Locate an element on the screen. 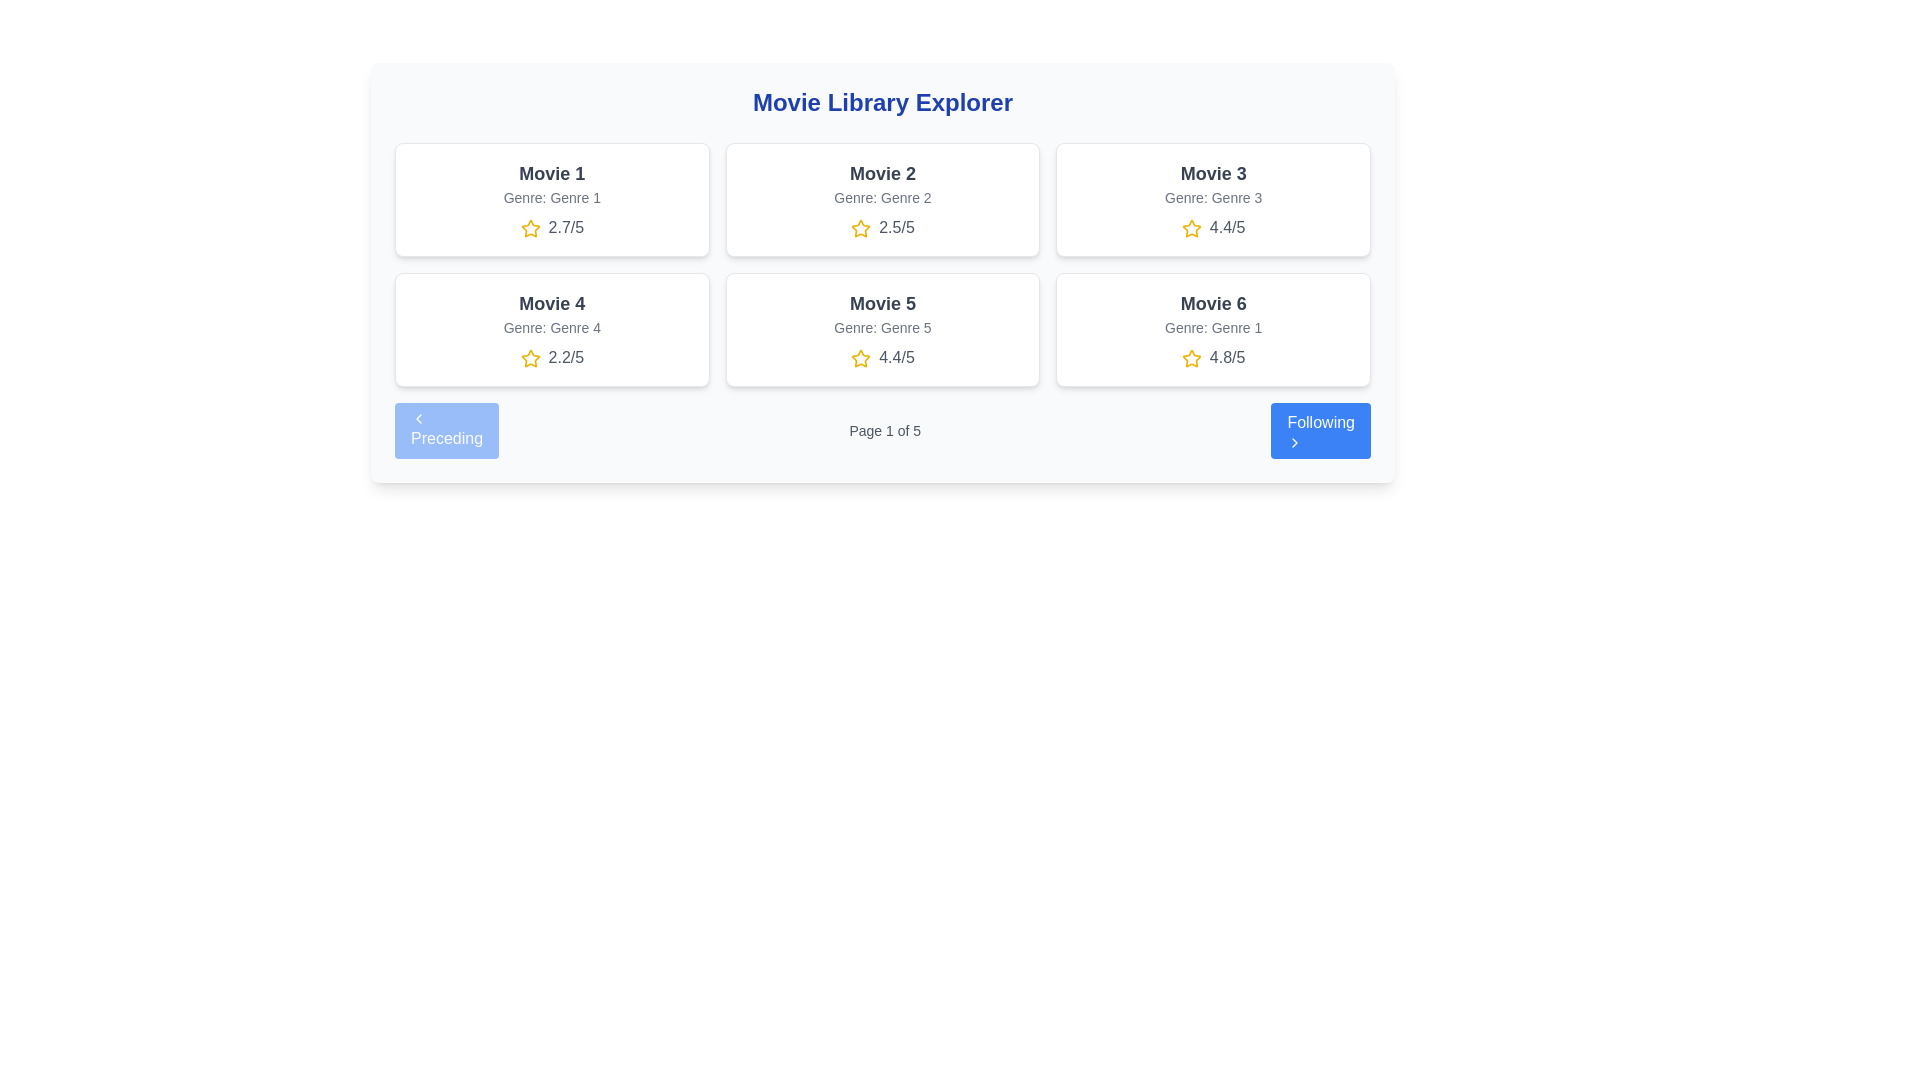 The image size is (1920, 1080). the text indicator that states 'Page 1 of 5', styled with a gray font, located centrally between the 'Preceding' and 'Following' navigation buttons in the footer area is located at coordinates (882, 430).